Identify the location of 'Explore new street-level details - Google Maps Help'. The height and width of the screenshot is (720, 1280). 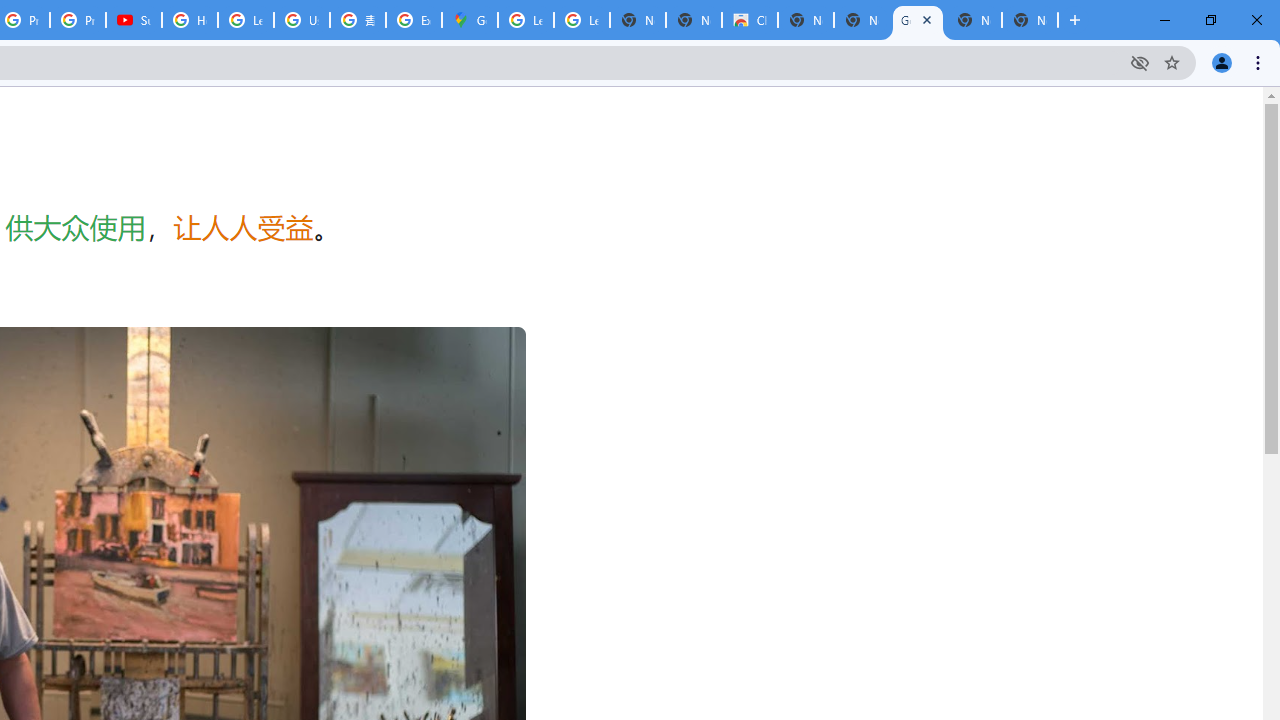
(413, 20).